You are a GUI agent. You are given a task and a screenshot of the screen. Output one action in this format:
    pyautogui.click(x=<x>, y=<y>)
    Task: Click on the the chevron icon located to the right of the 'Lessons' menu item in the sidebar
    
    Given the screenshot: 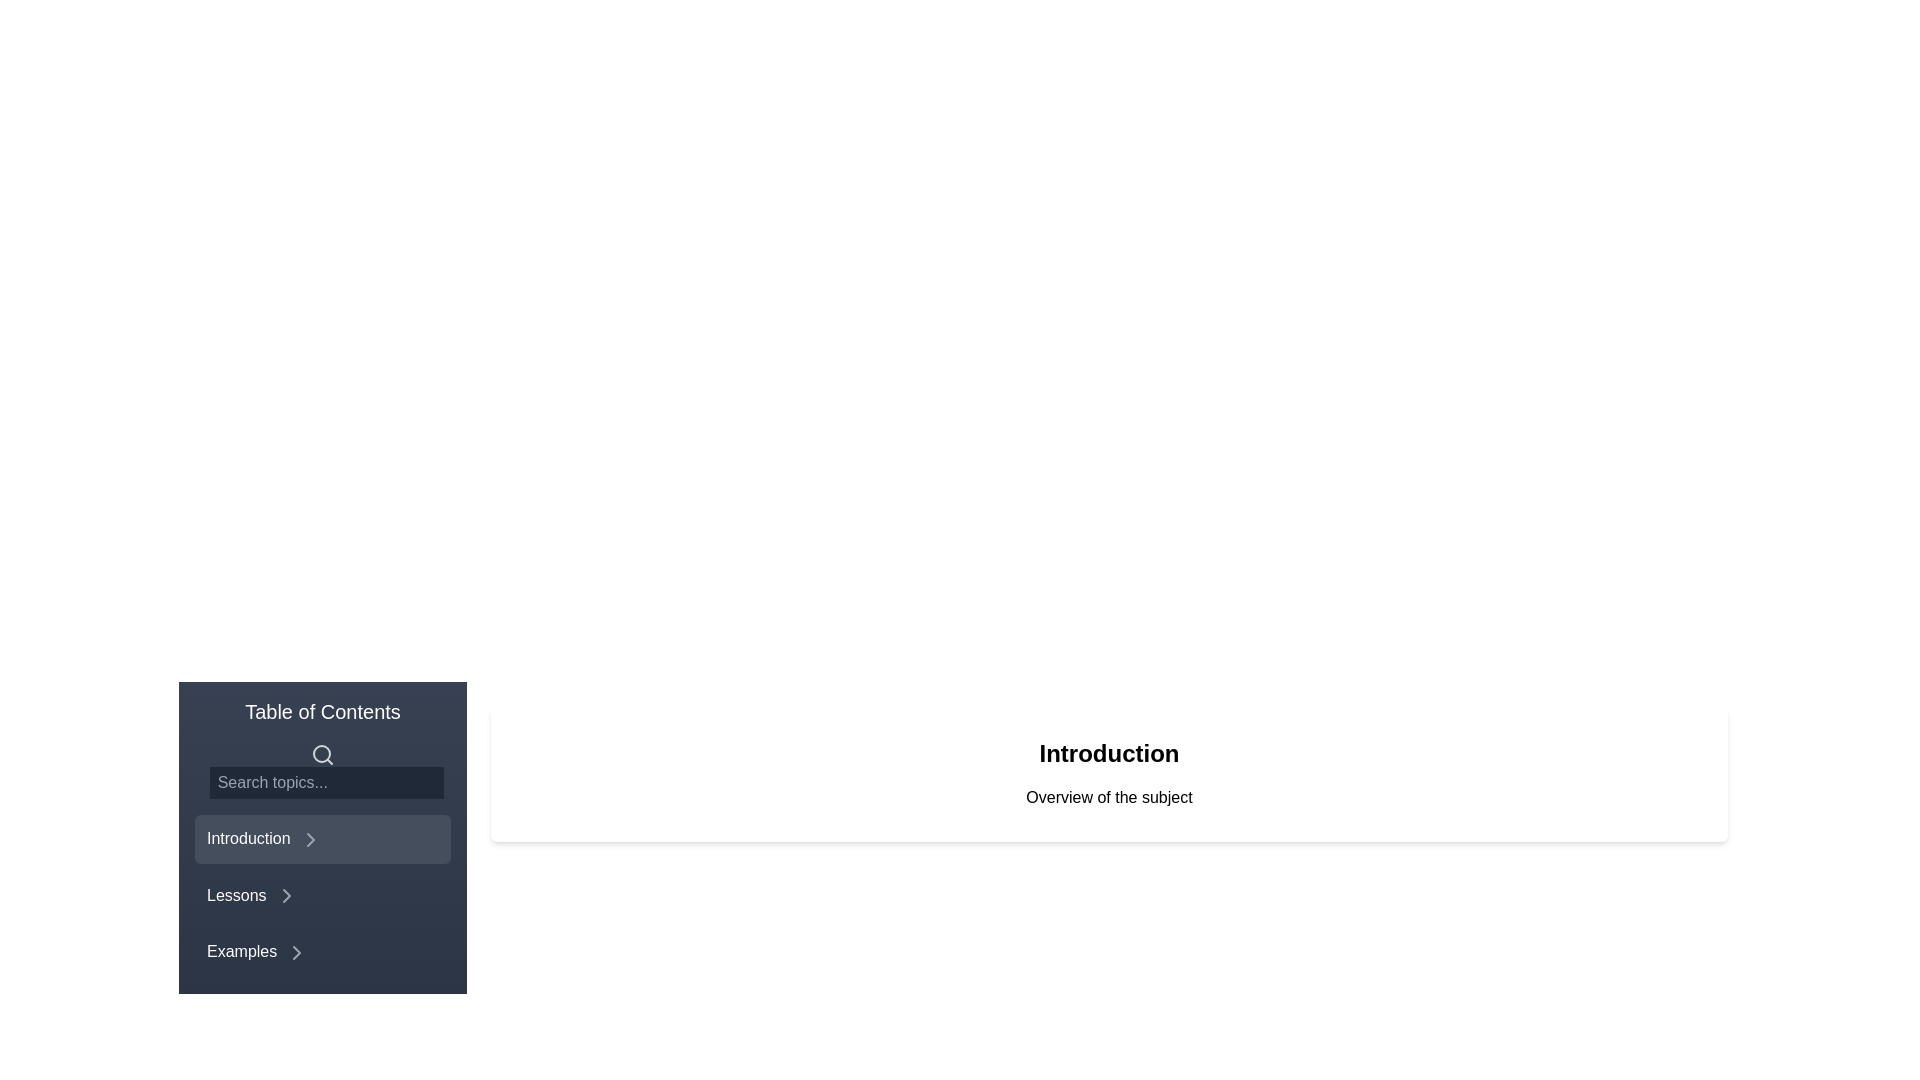 What is the action you would take?
    pyautogui.click(x=285, y=895)
    